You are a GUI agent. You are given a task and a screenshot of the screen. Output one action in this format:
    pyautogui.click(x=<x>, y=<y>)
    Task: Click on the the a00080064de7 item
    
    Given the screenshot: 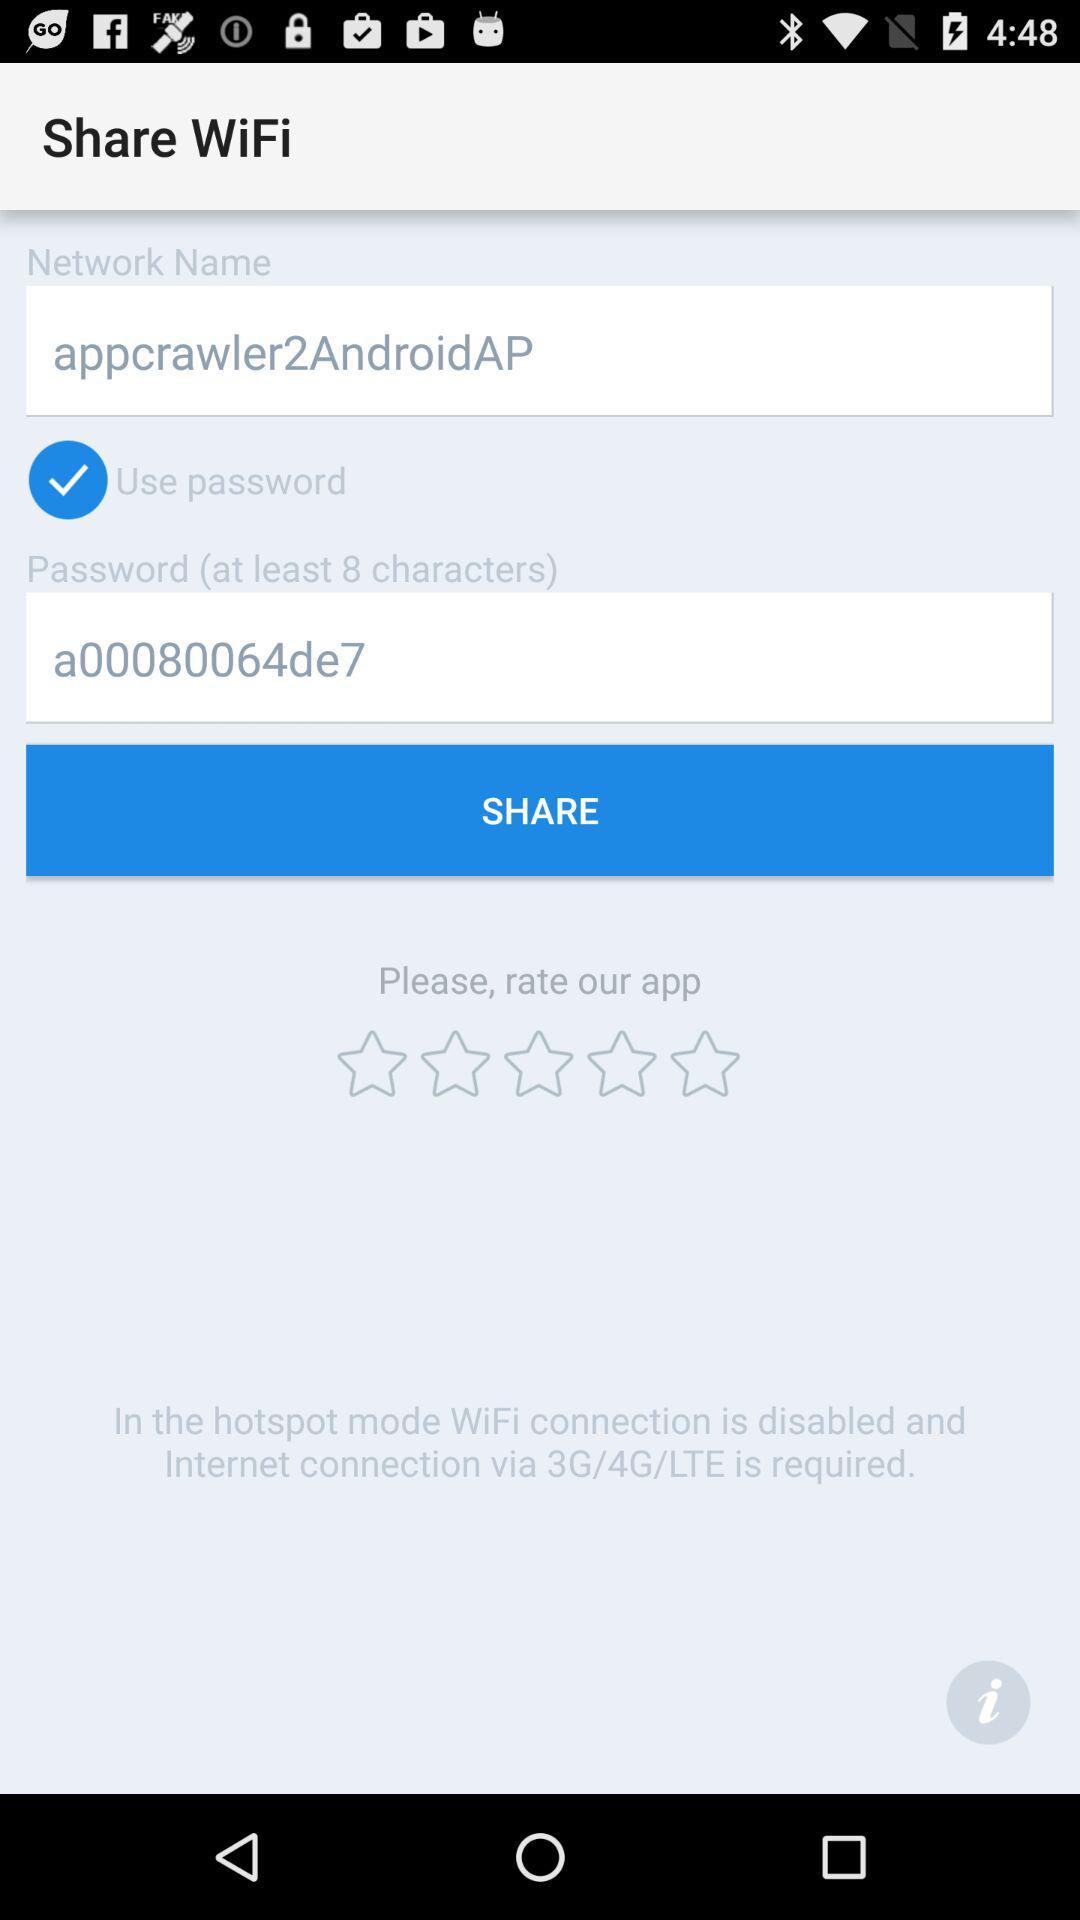 What is the action you would take?
    pyautogui.click(x=540, y=658)
    